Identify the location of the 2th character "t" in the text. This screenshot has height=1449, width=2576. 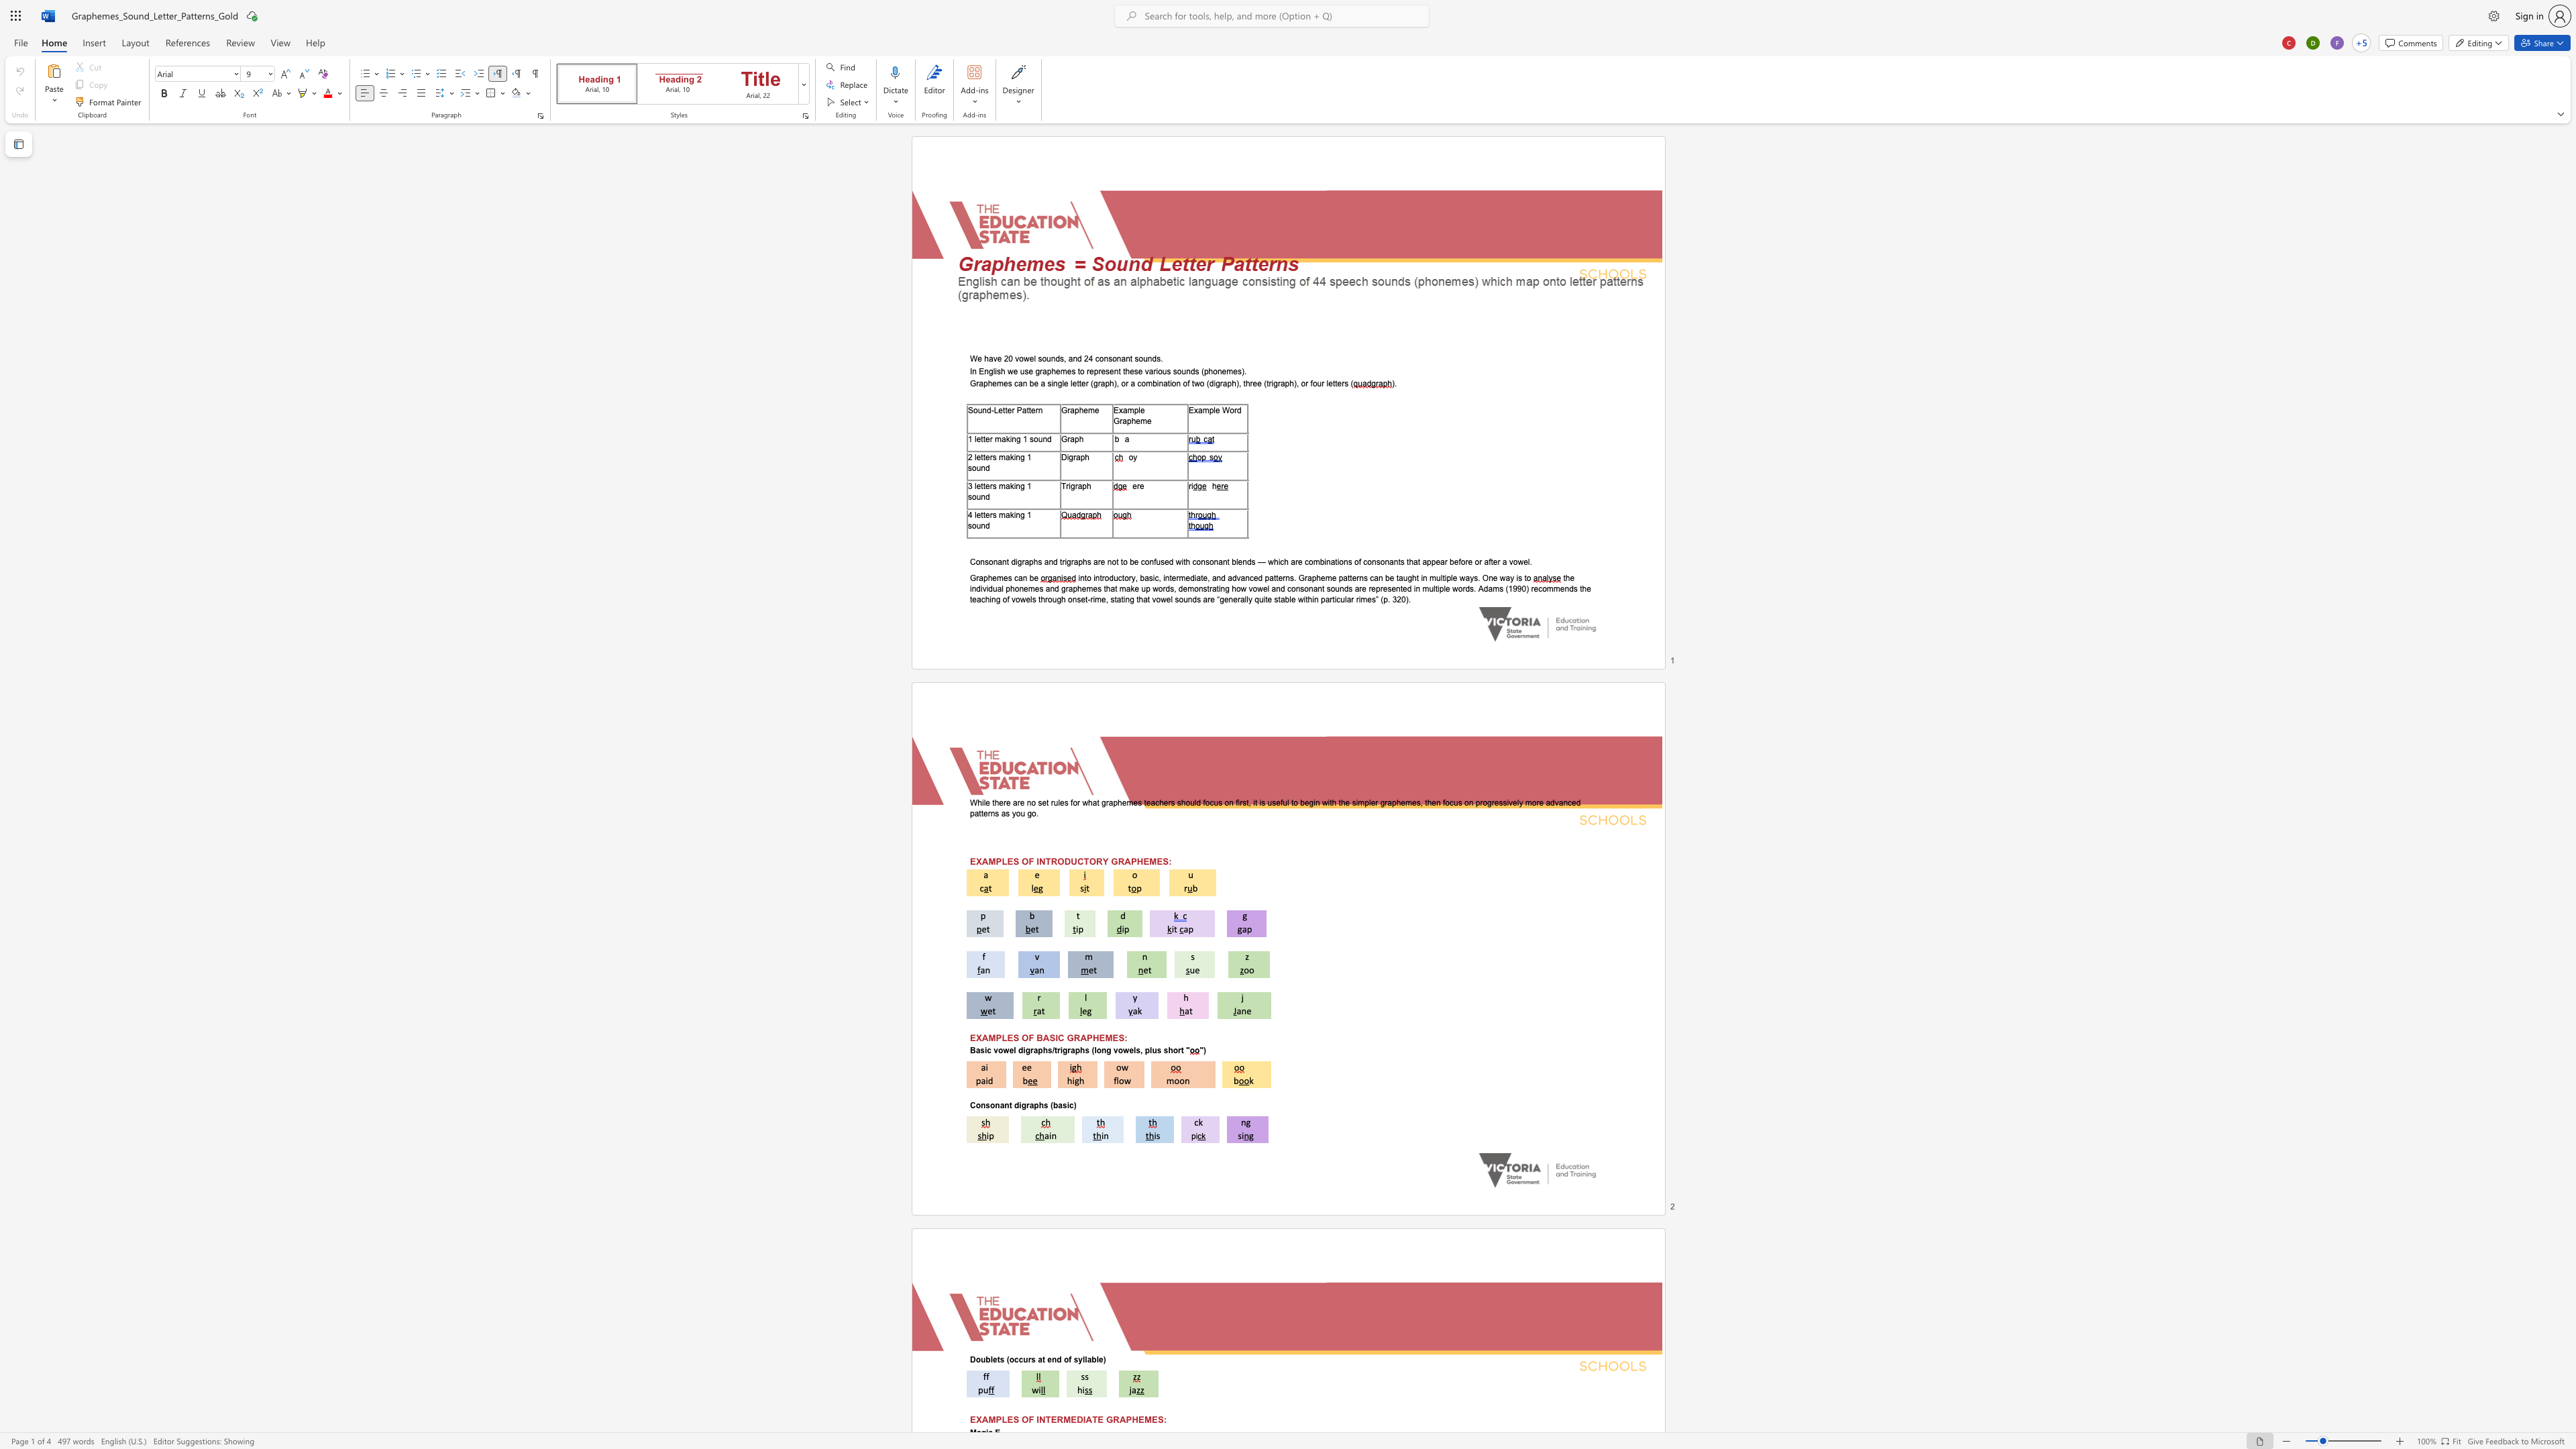
(1006, 409).